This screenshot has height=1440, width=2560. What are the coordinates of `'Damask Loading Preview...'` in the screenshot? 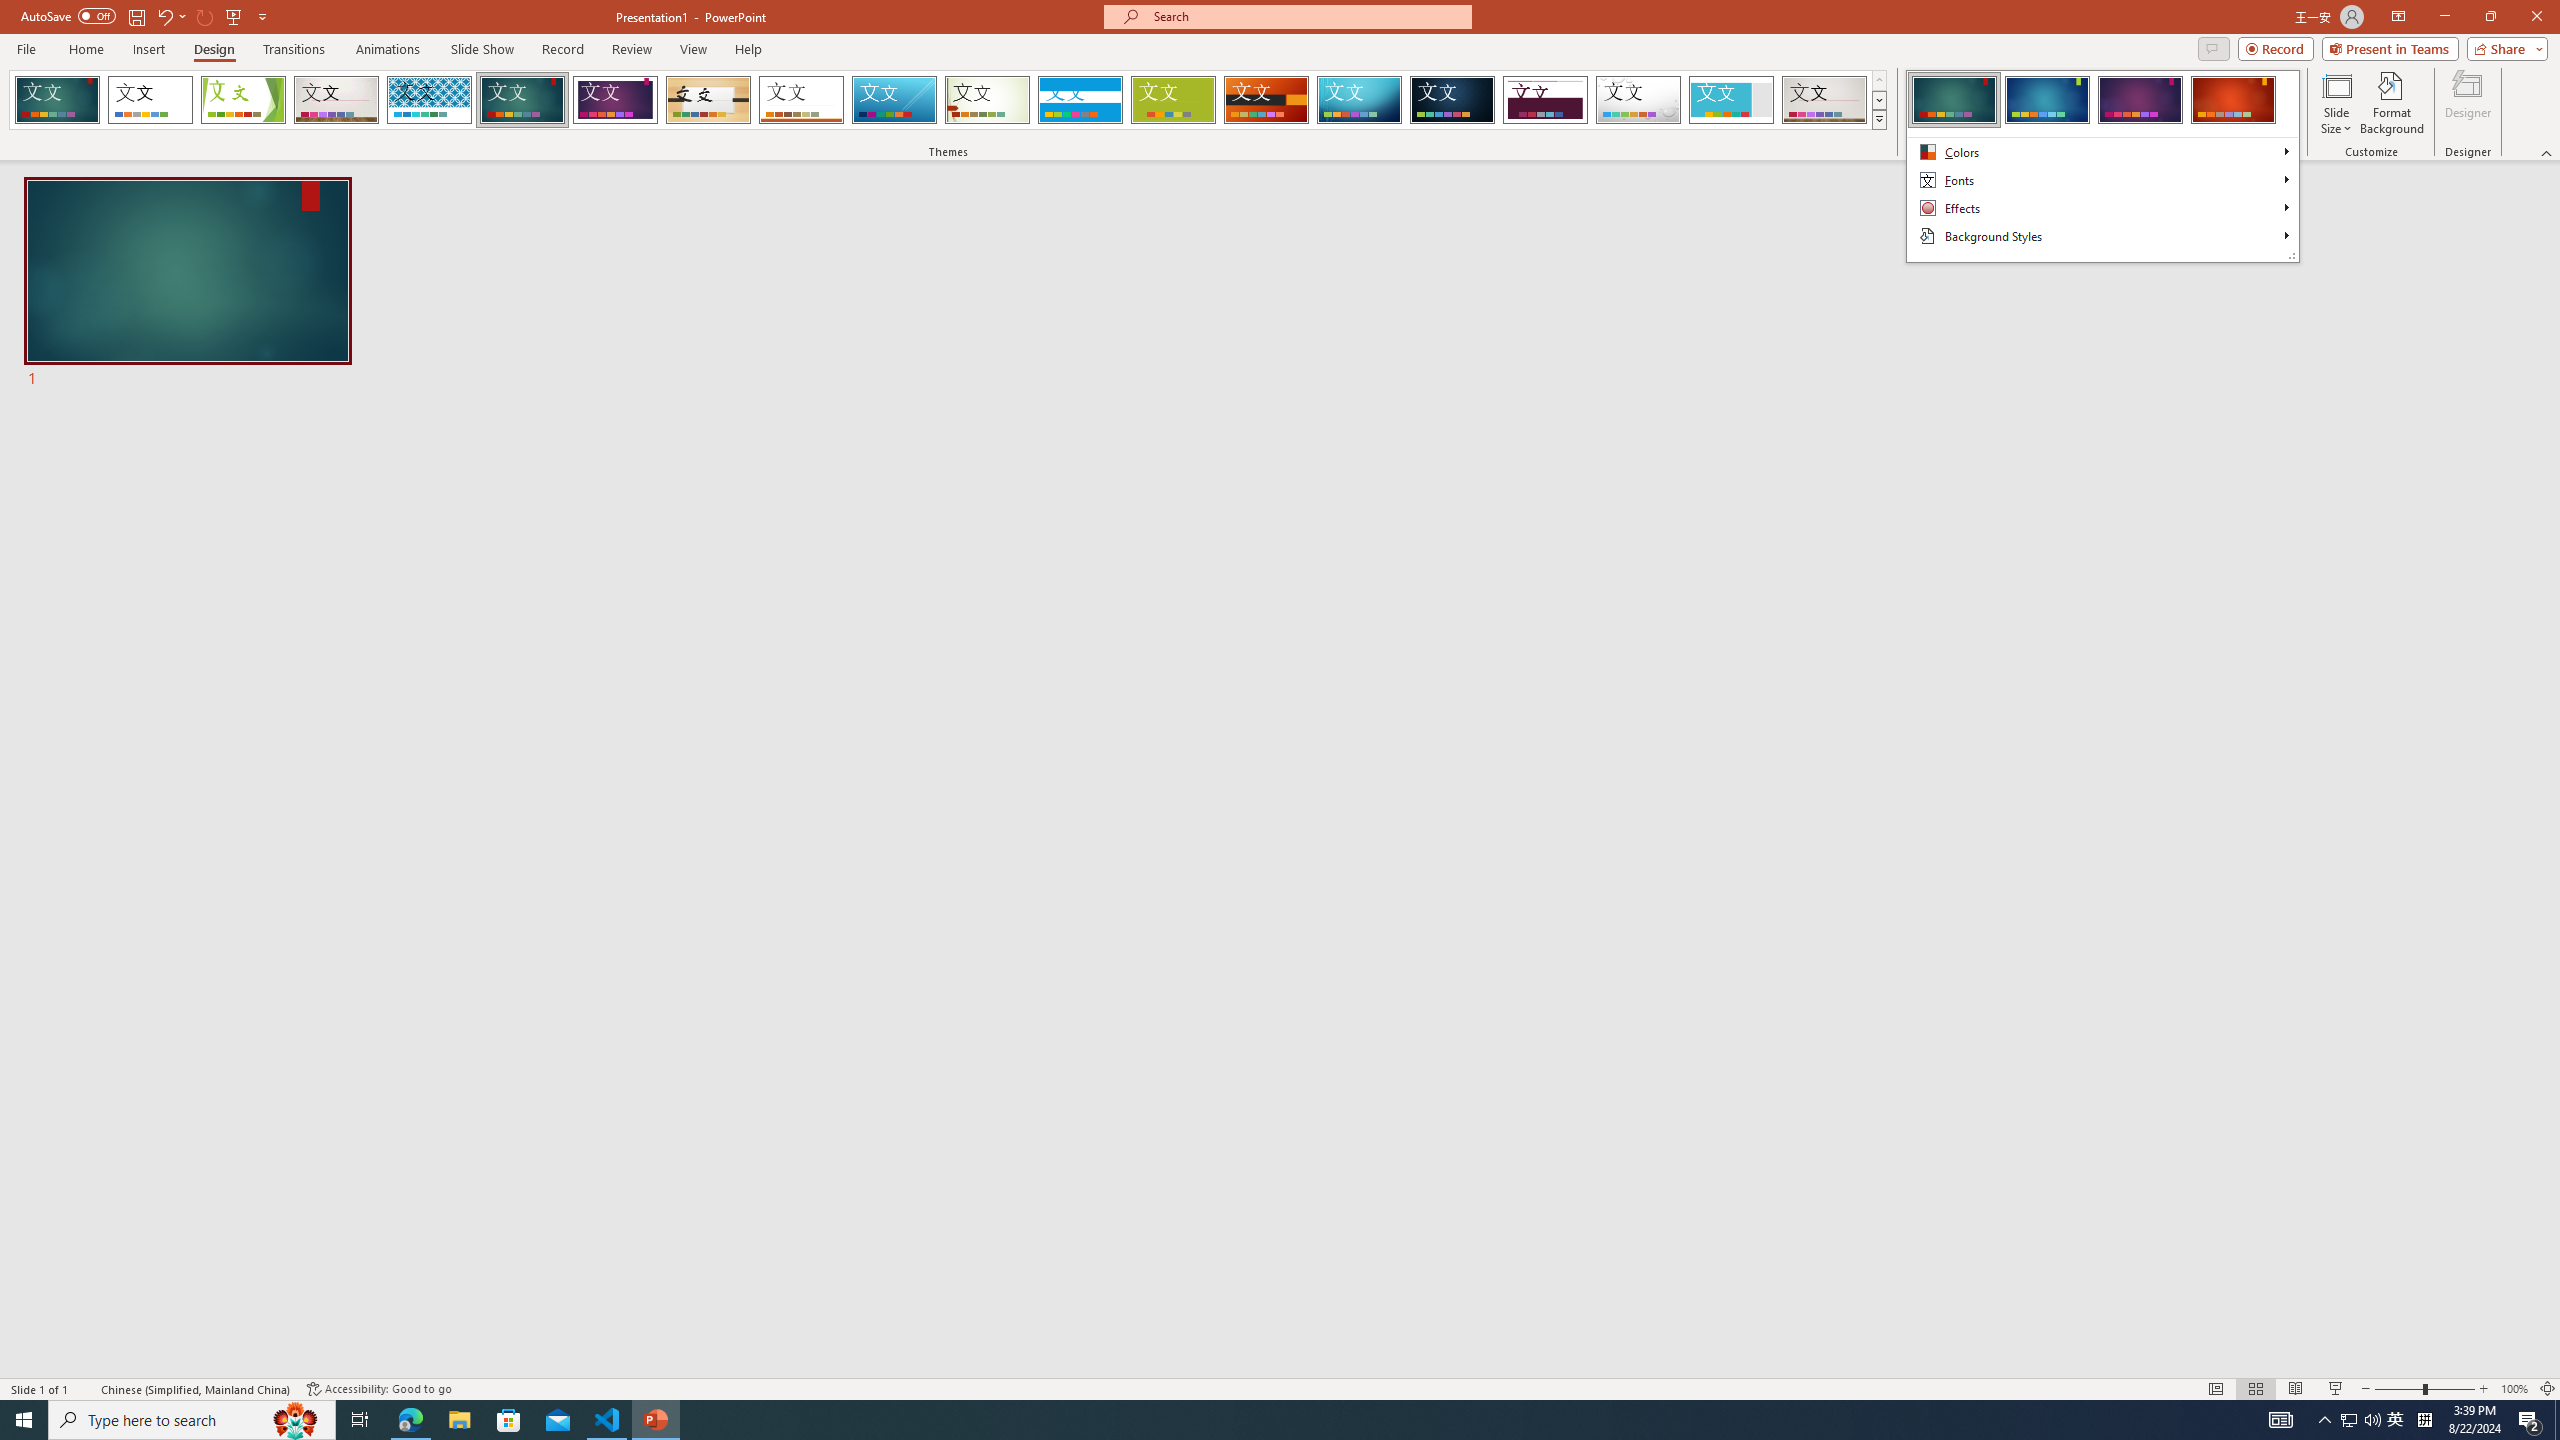 It's located at (1451, 99).